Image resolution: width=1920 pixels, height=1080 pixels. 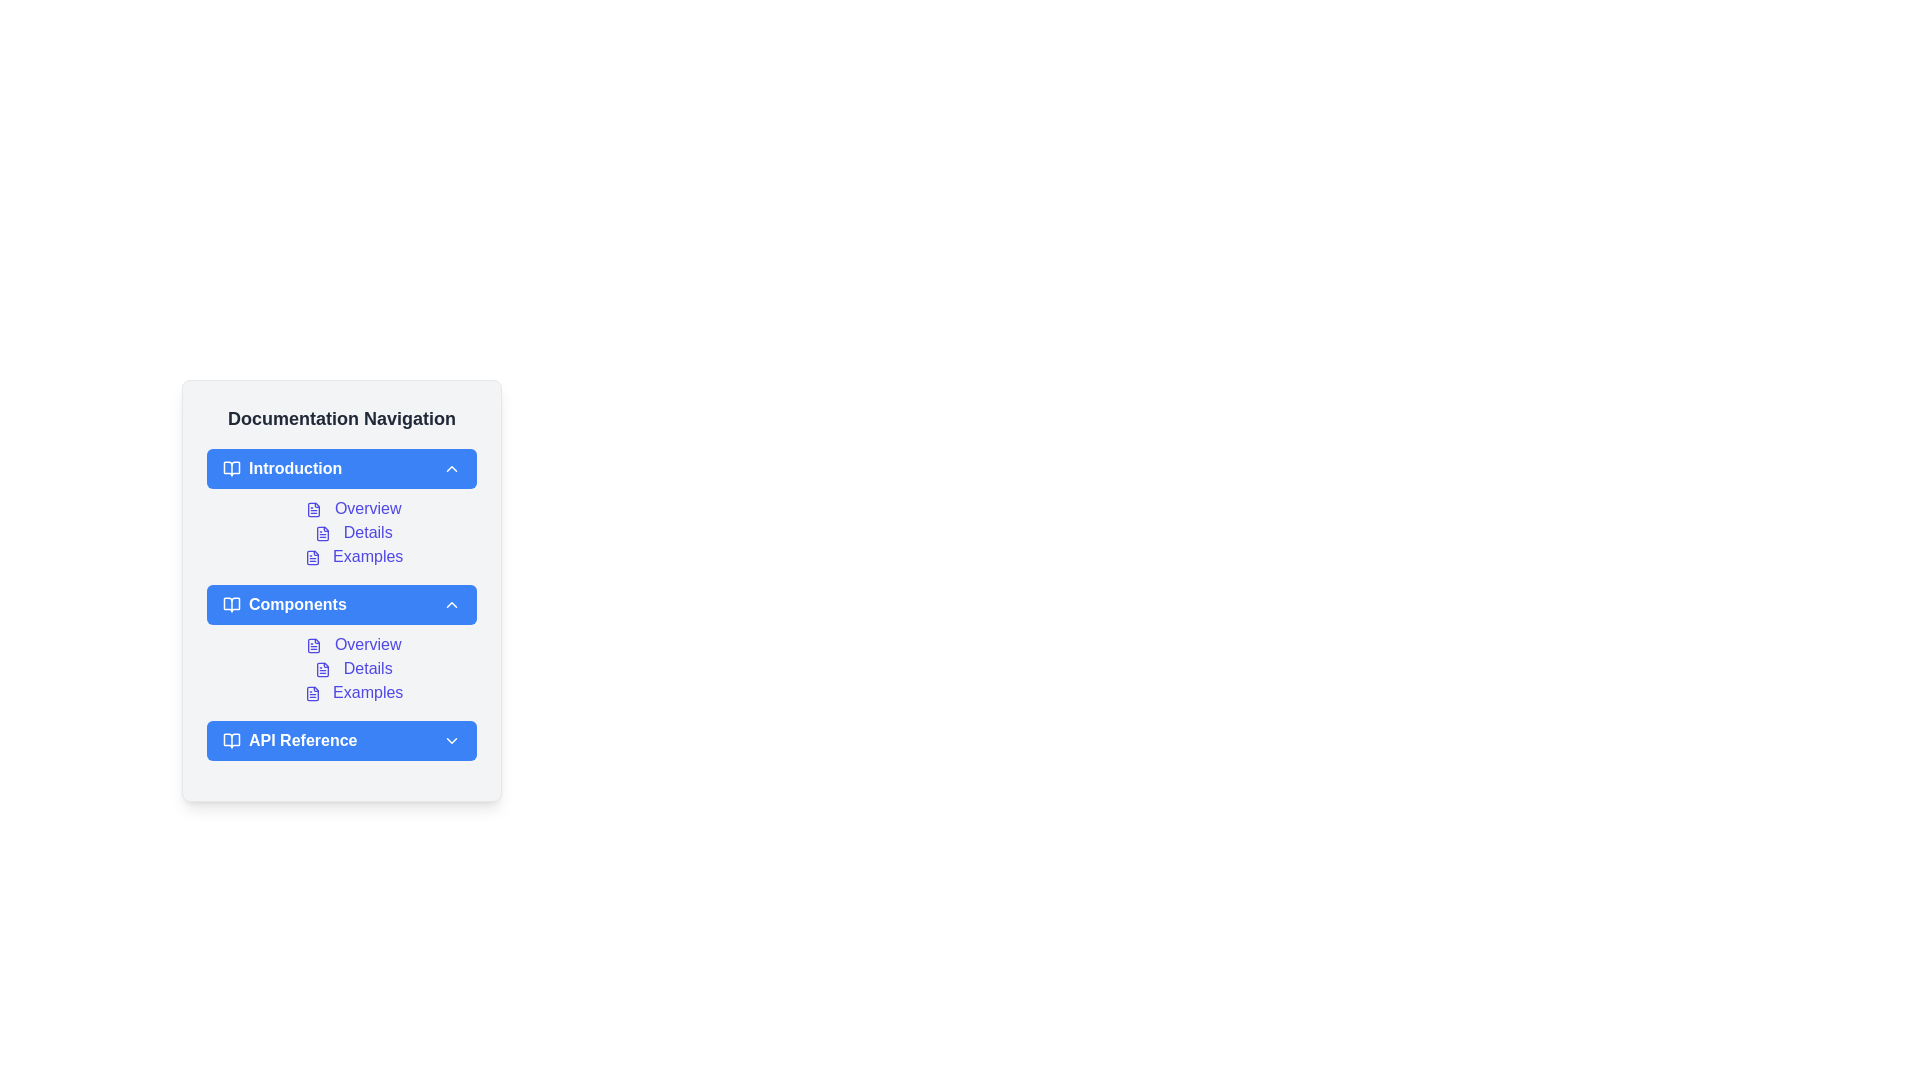 I want to click on the 'Details' icon representing a navigational link located under the 'Components' section in the documentation navigation, so click(x=323, y=669).